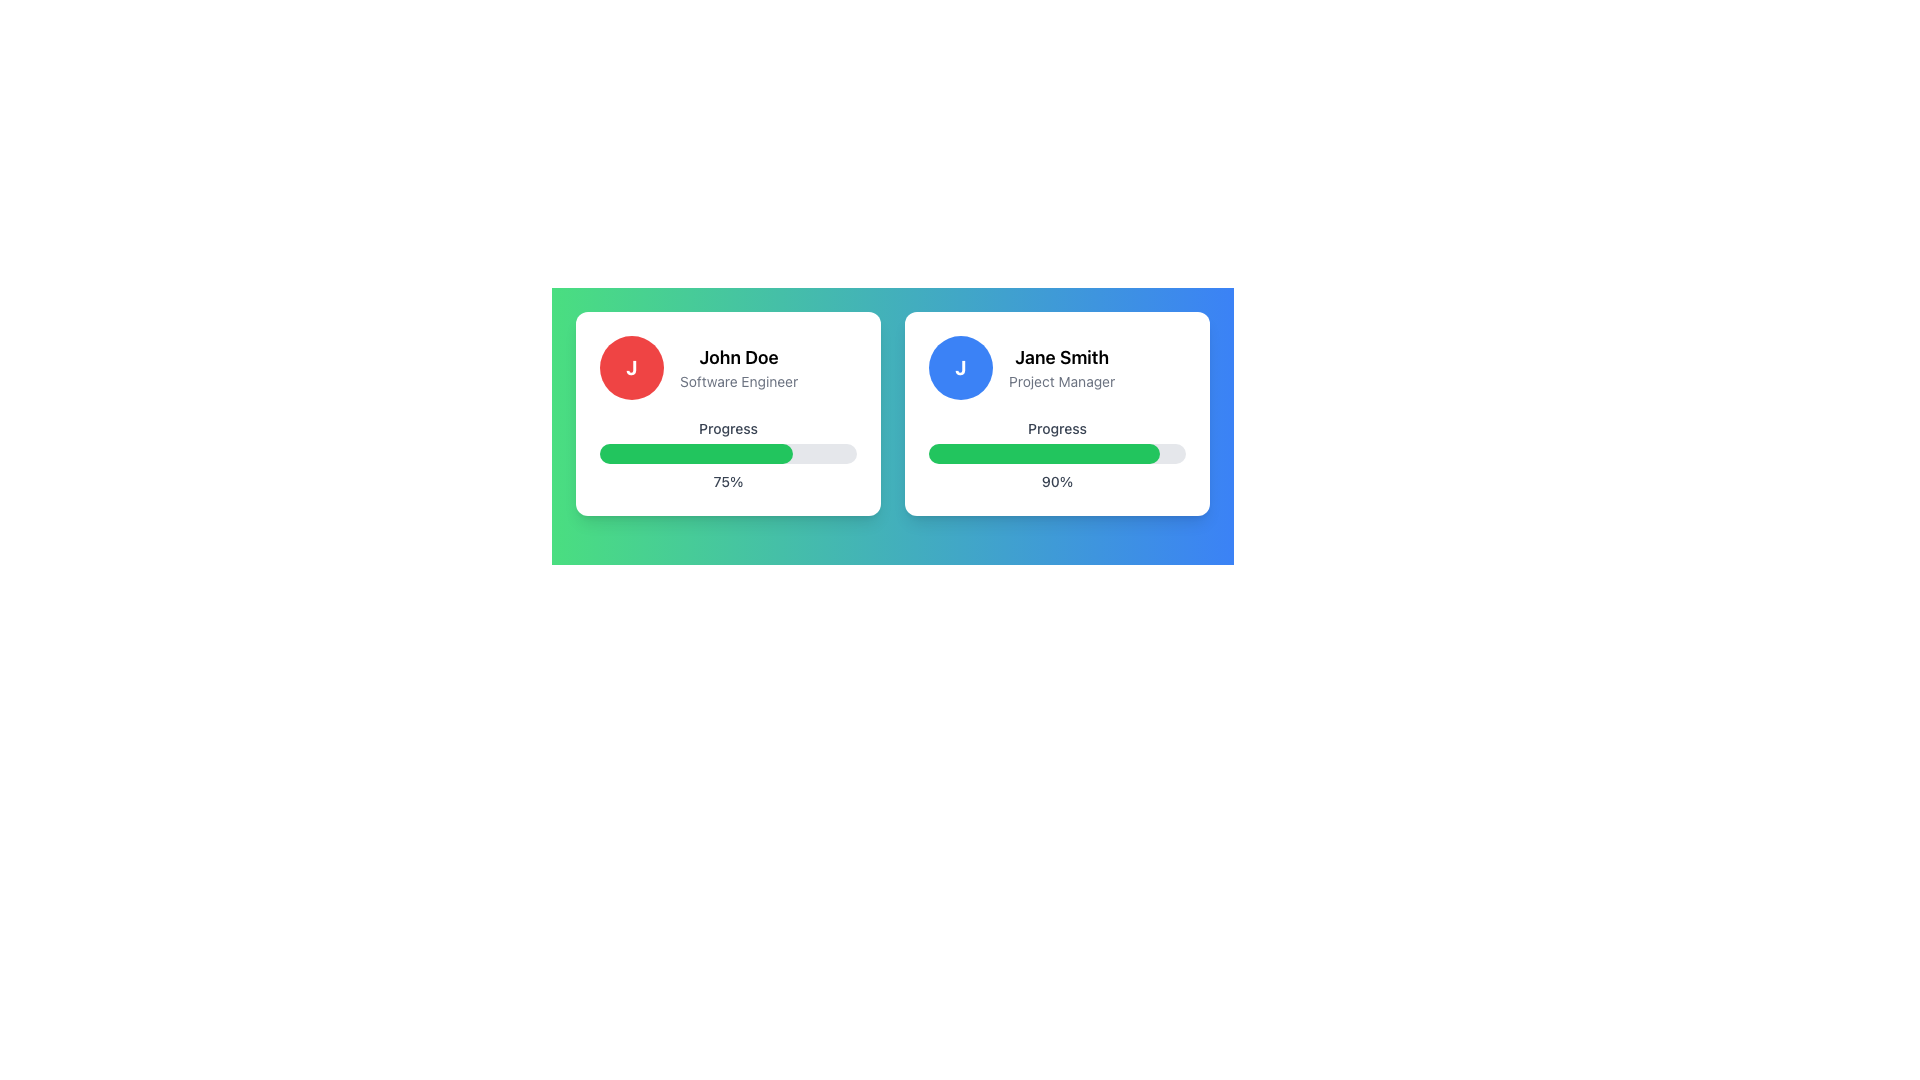  Describe the element at coordinates (1061, 381) in the screenshot. I see `the static text label indicating the professional title 'Project Manager' associated with user 'Jane Smith', which is located beneath the name within the card` at that location.